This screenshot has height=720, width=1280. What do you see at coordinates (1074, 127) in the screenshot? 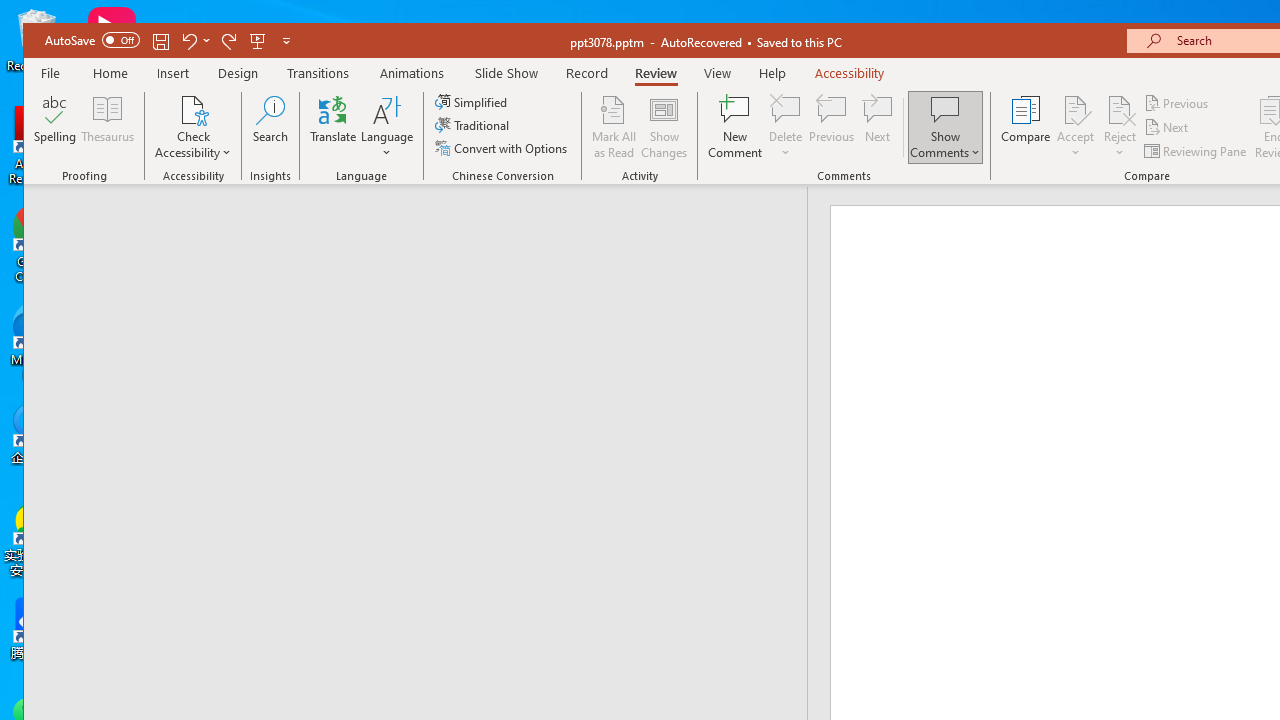
I see `'Accept'` at bounding box center [1074, 127].